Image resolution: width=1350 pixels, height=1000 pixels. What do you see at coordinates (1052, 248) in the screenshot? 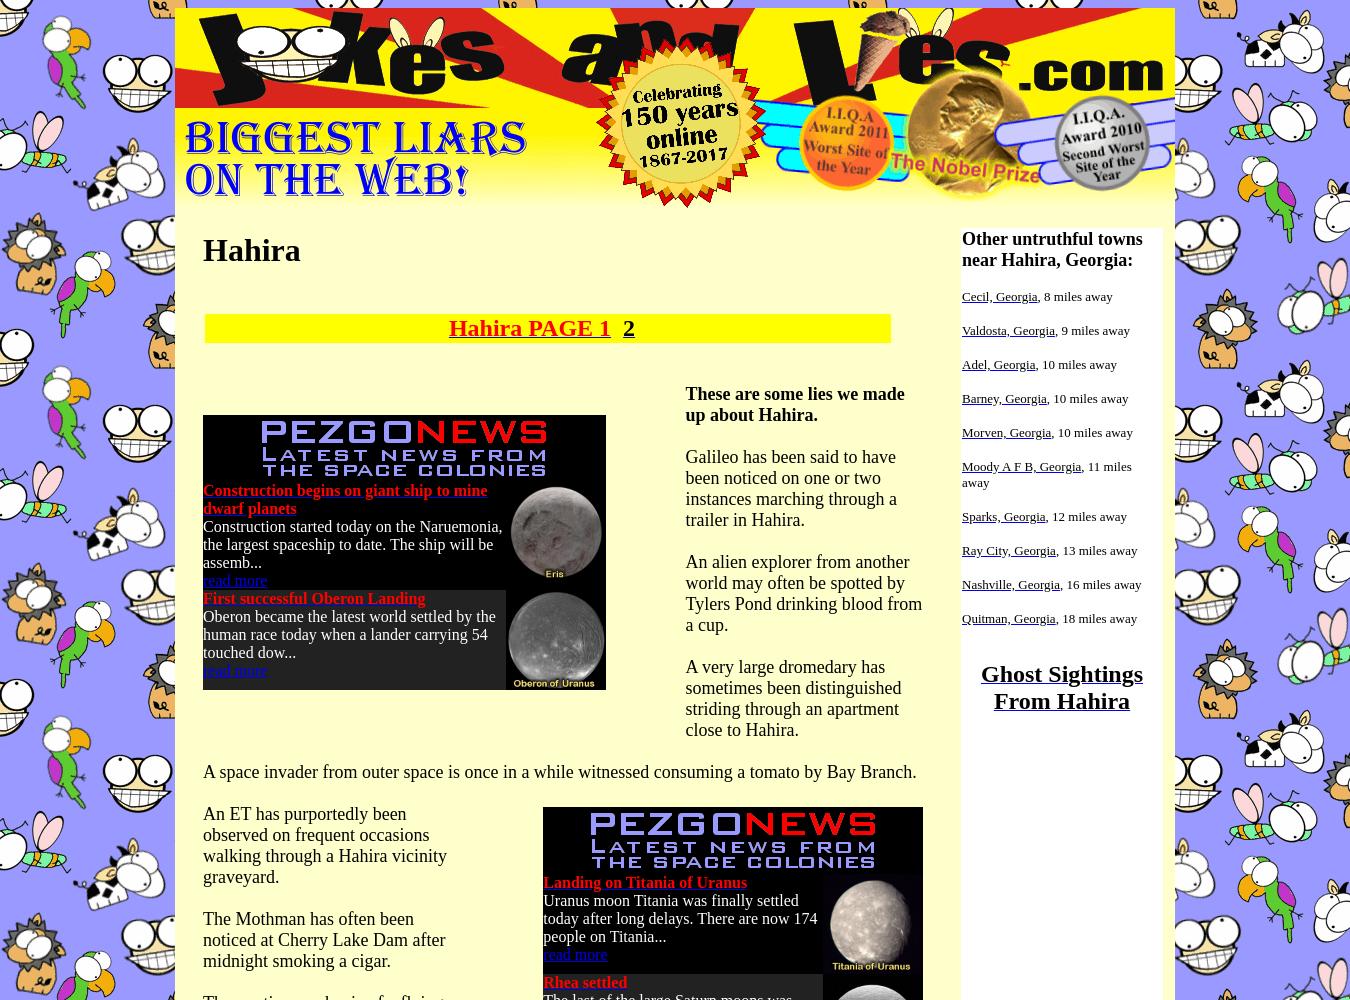
I see `'Other untruthful towns near Hahira, Georgia:'` at bounding box center [1052, 248].